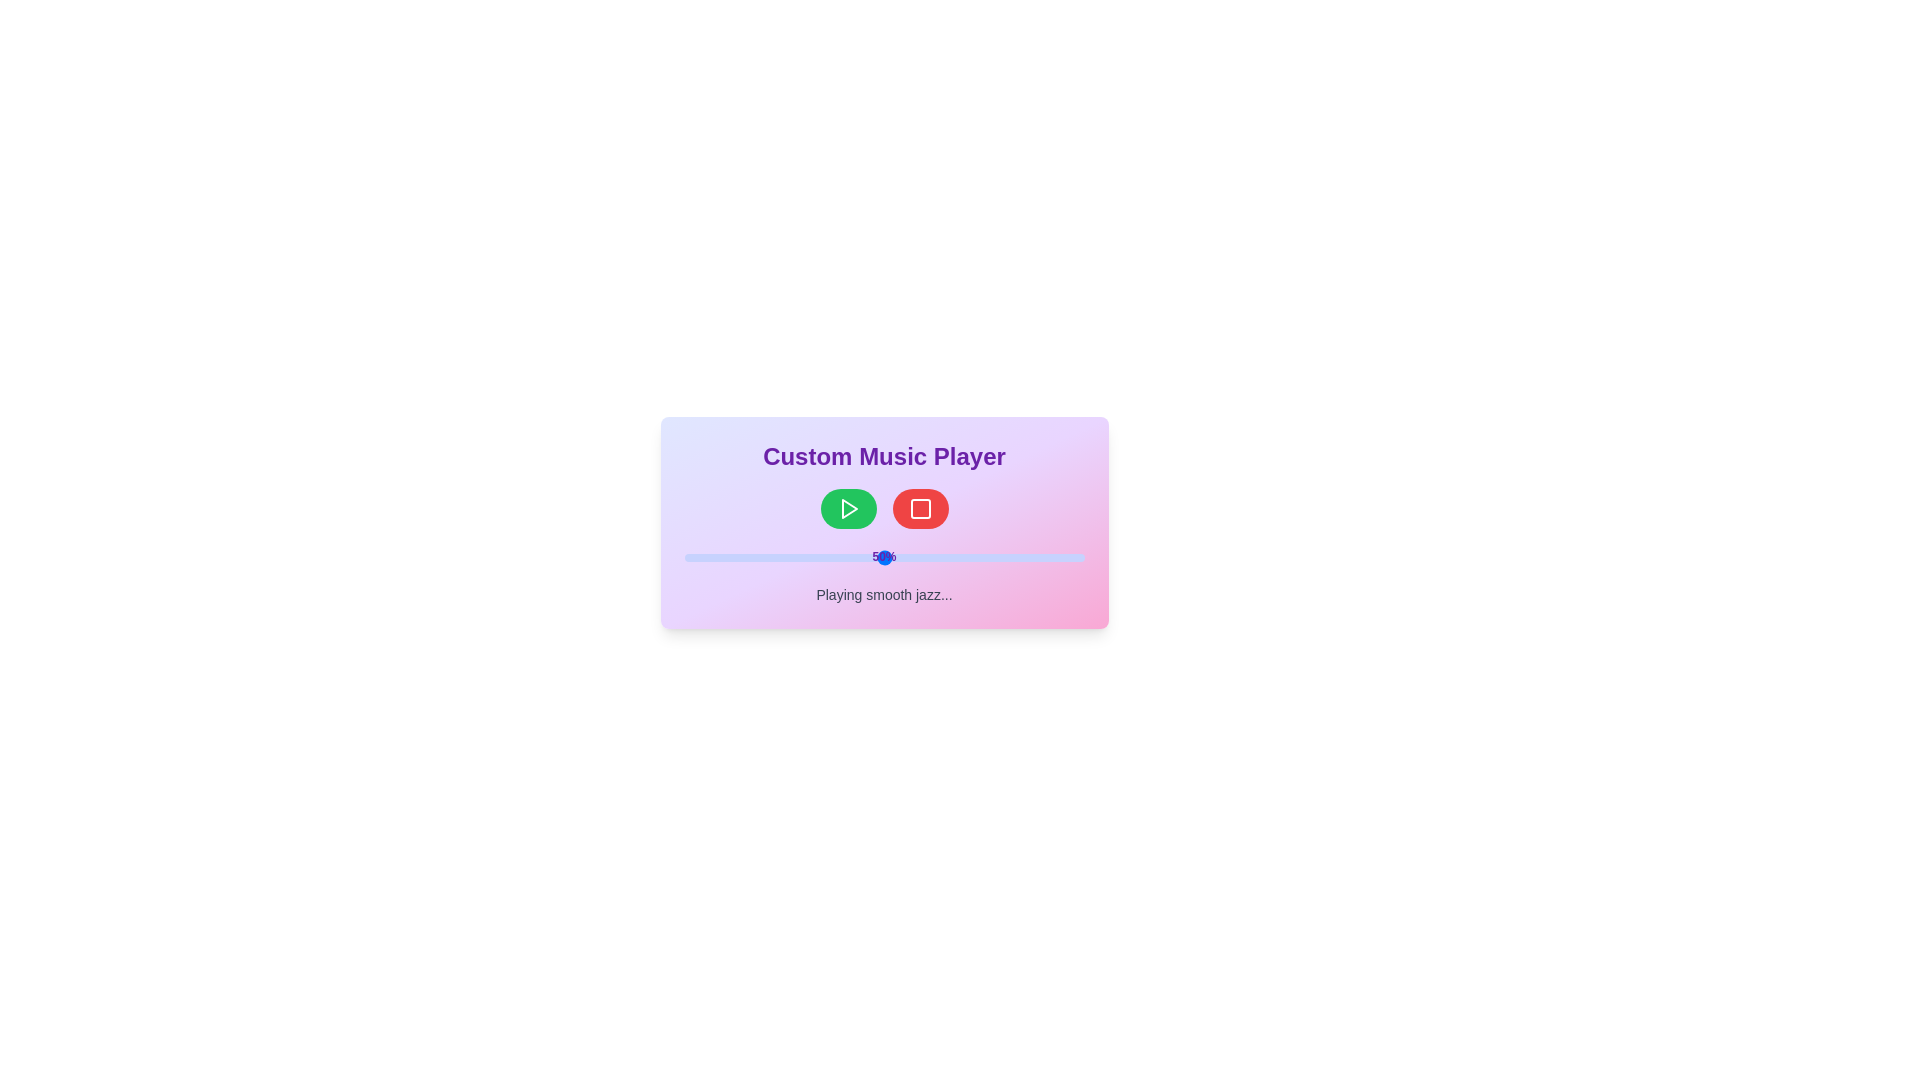 The width and height of the screenshot is (1920, 1080). Describe the element at coordinates (883, 456) in the screenshot. I see `the Text header element at the top of the custom music player interface` at that location.